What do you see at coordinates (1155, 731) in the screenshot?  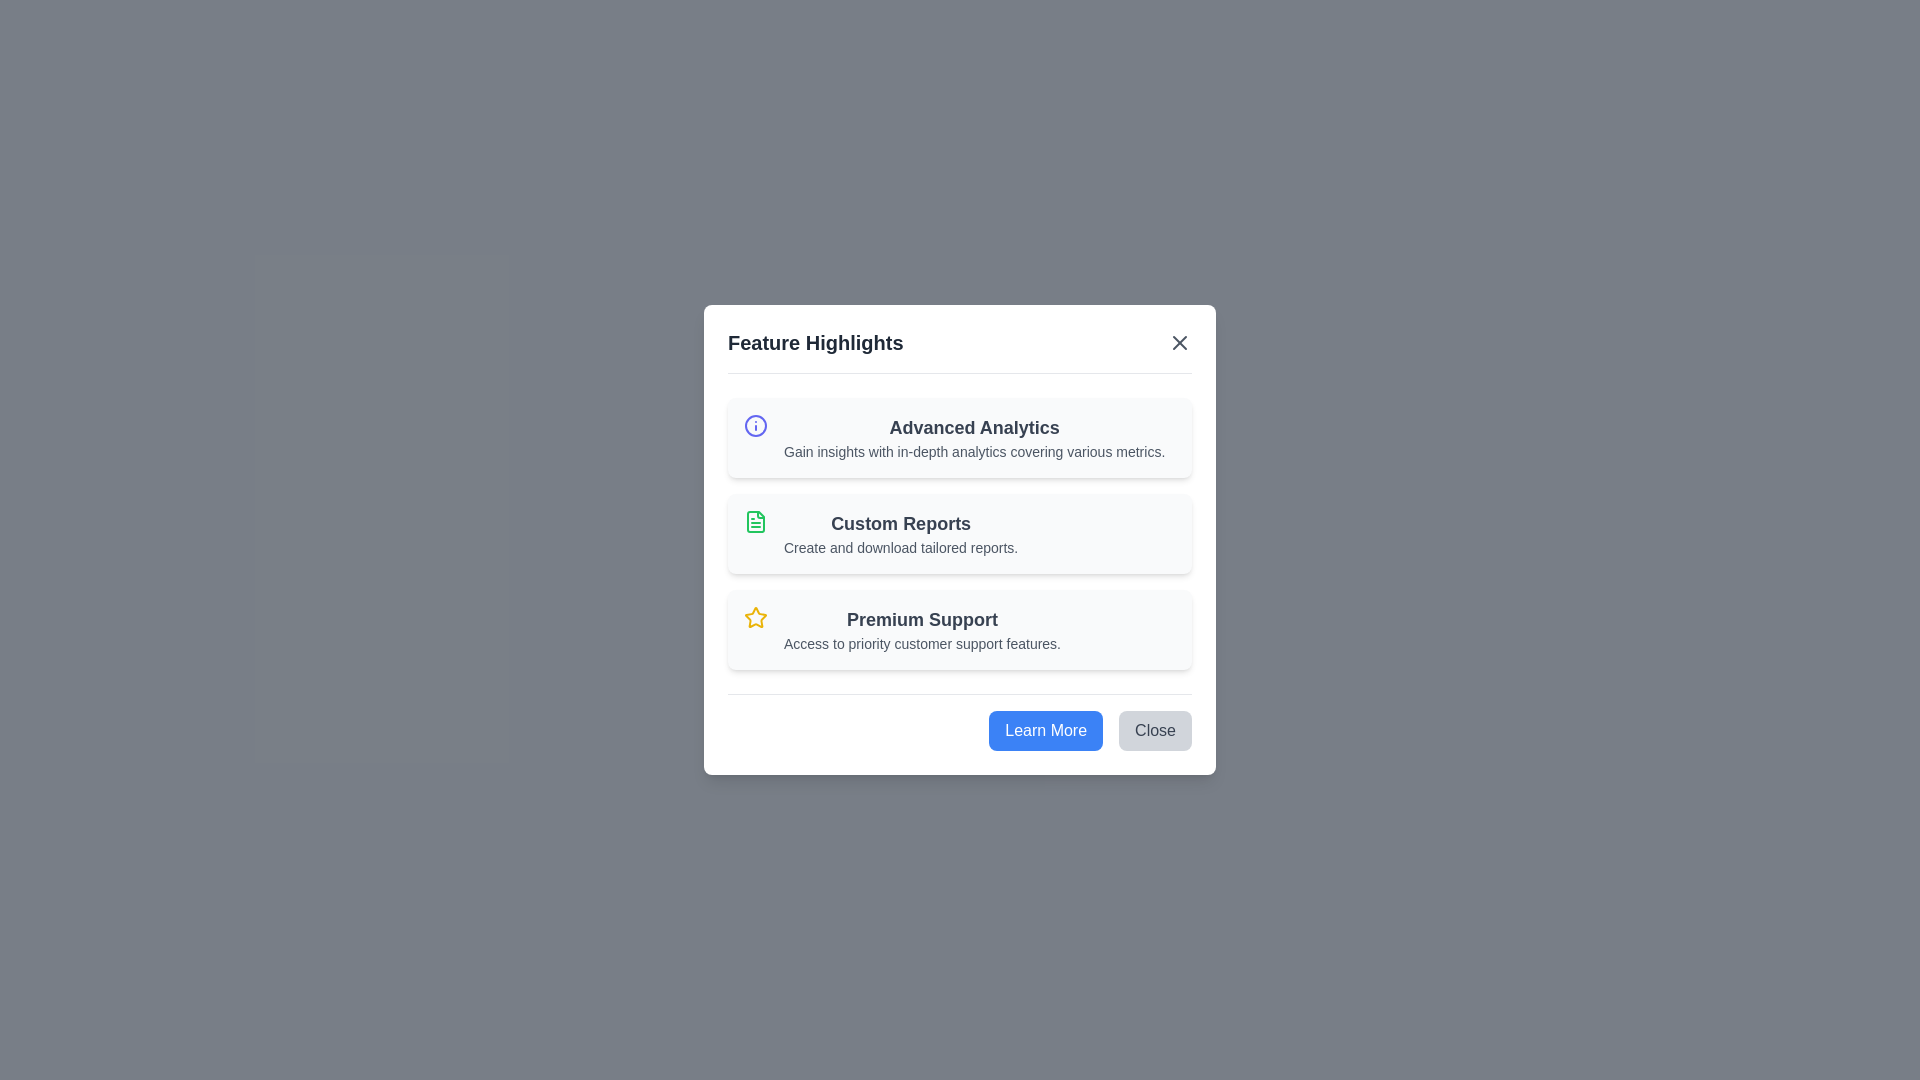 I see `the close button located at the bottom-right corner of the dialog box` at bounding box center [1155, 731].